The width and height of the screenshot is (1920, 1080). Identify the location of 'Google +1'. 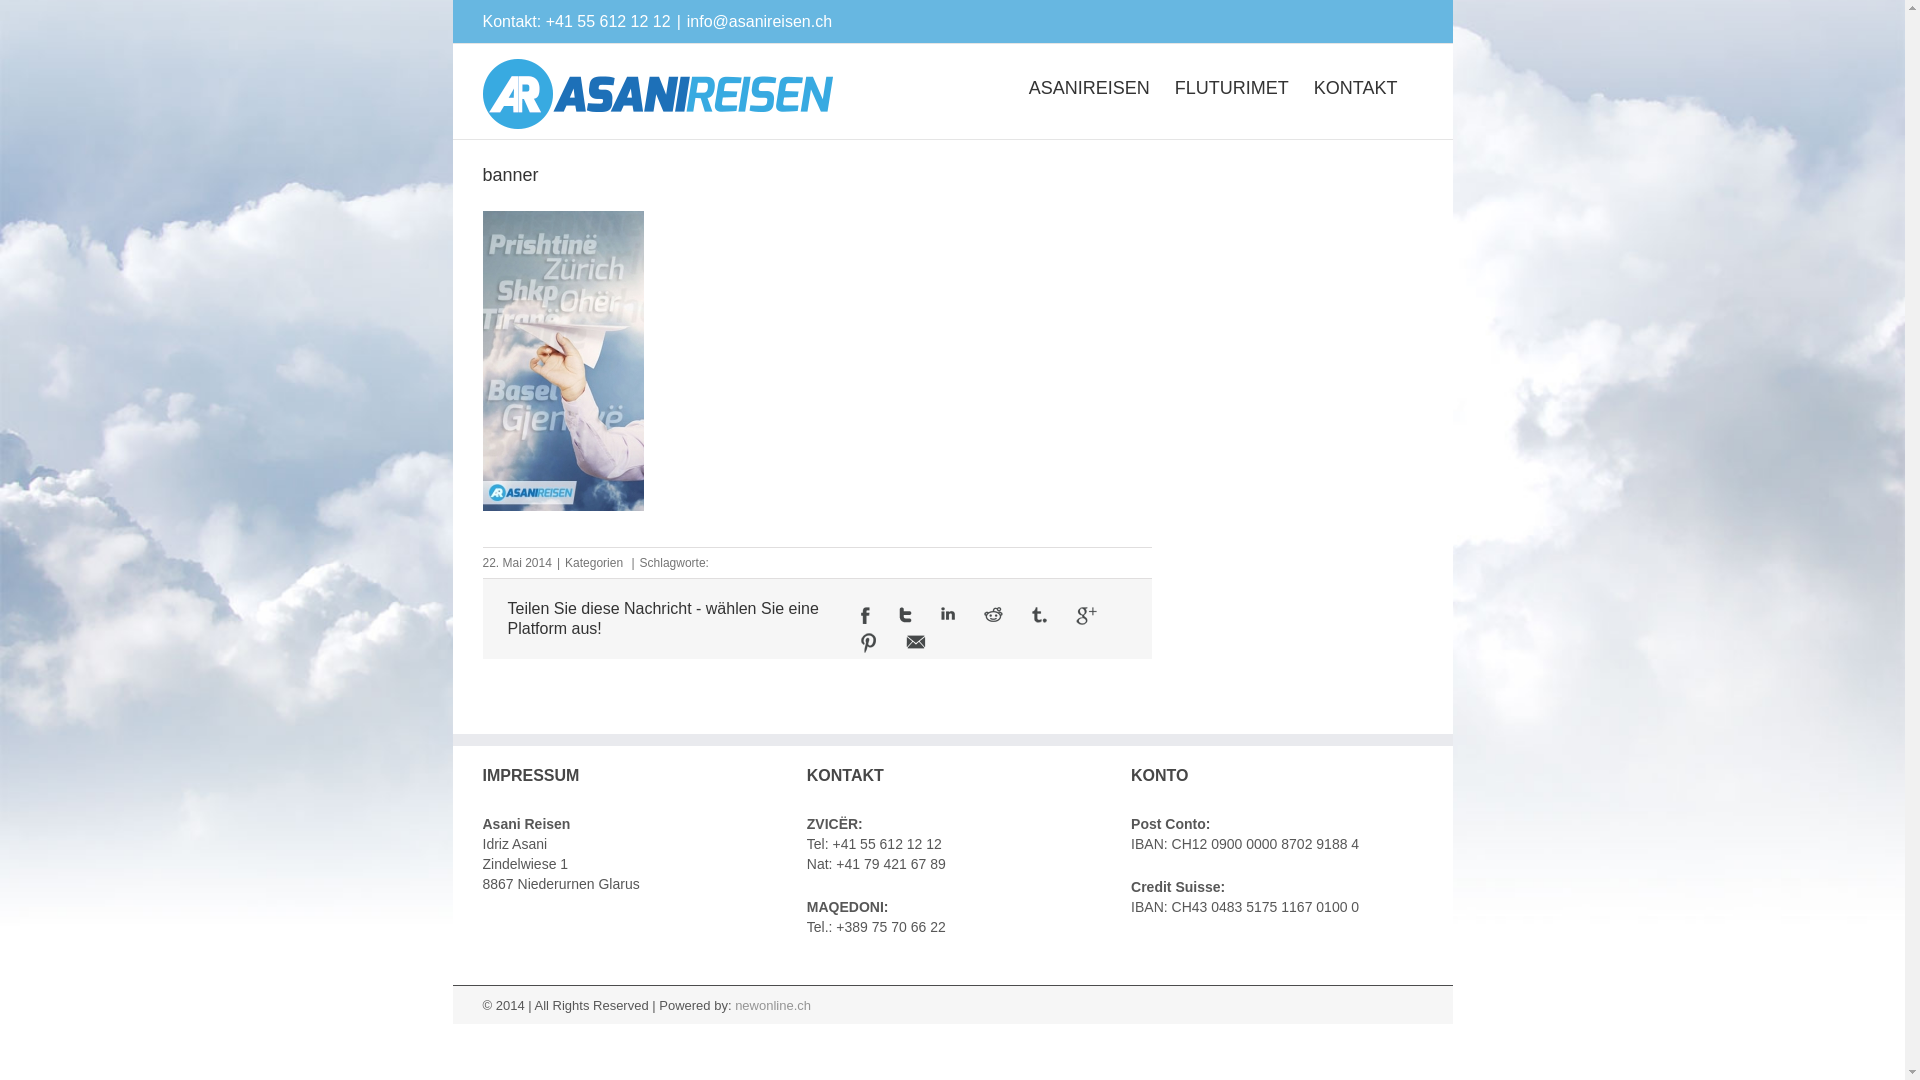
(1085, 615).